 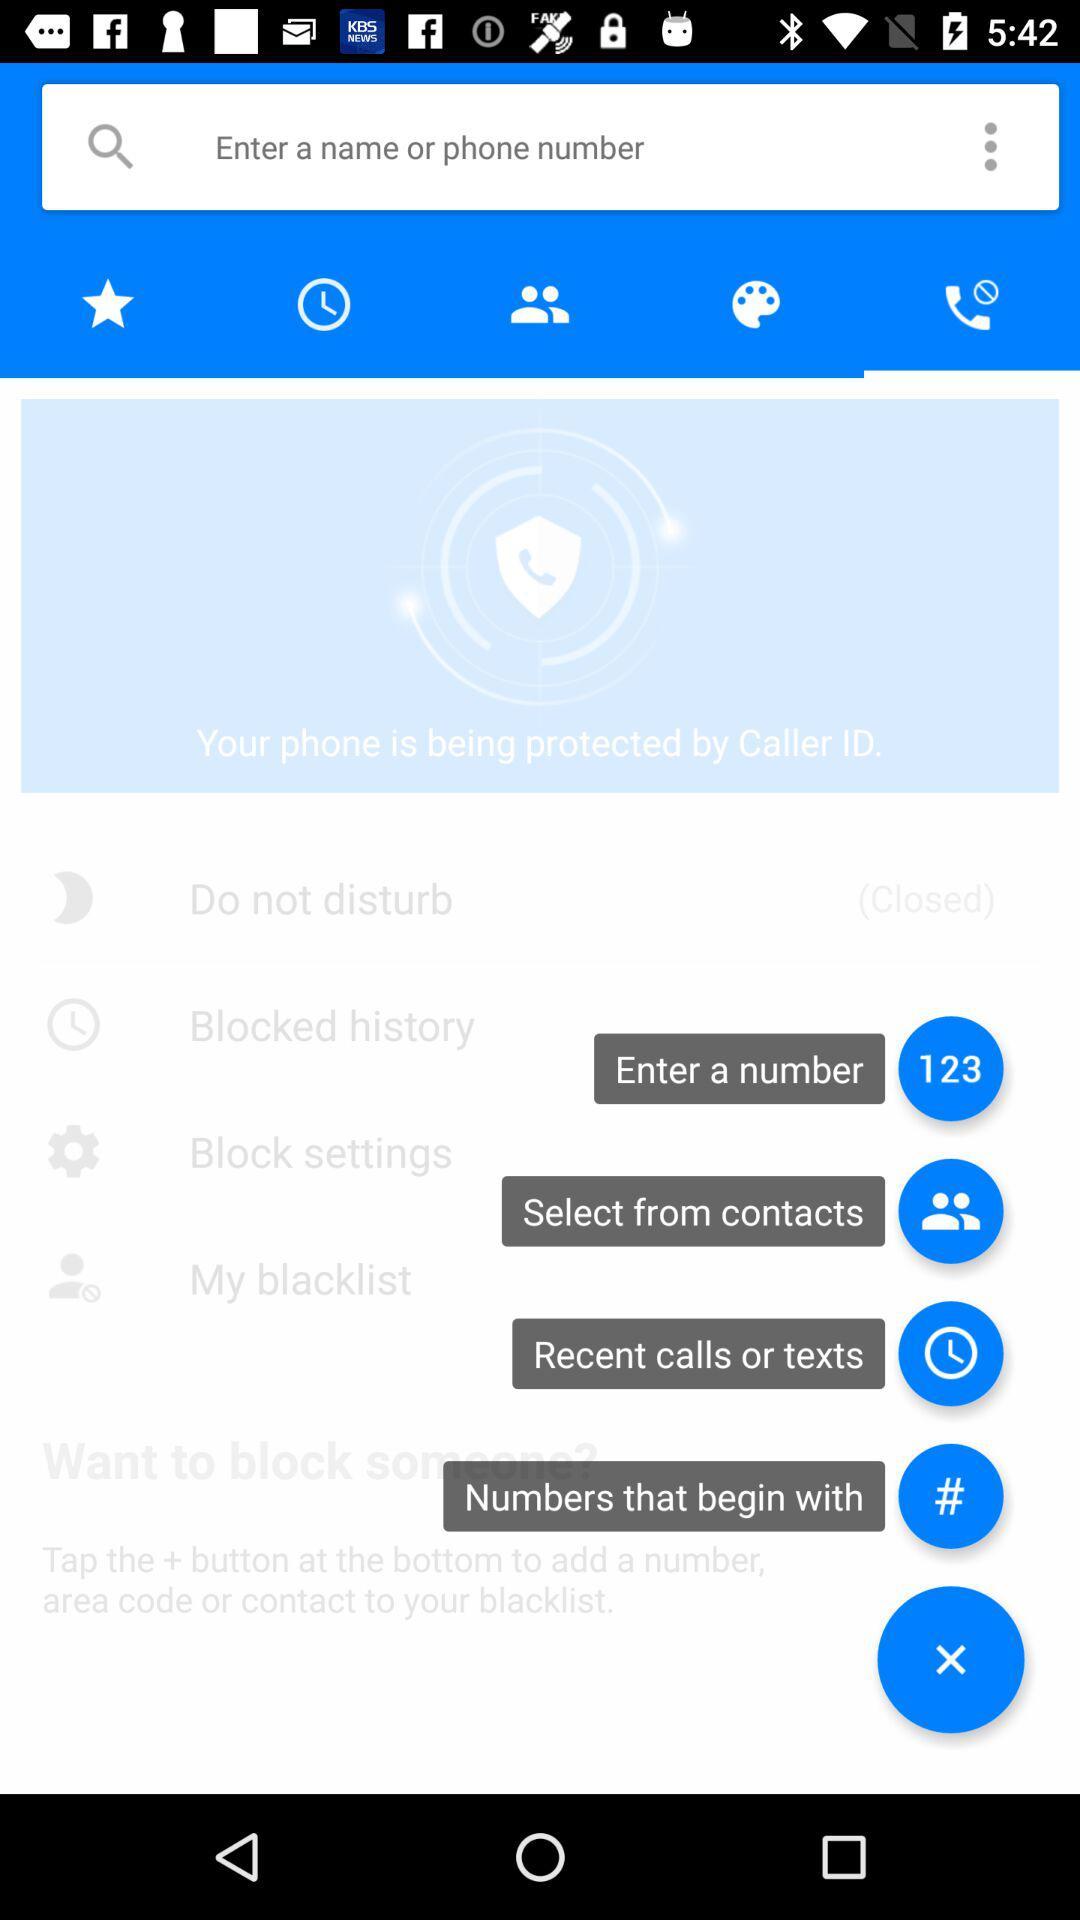 I want to click on the skip_next icon, so click(x=950, y=1067).